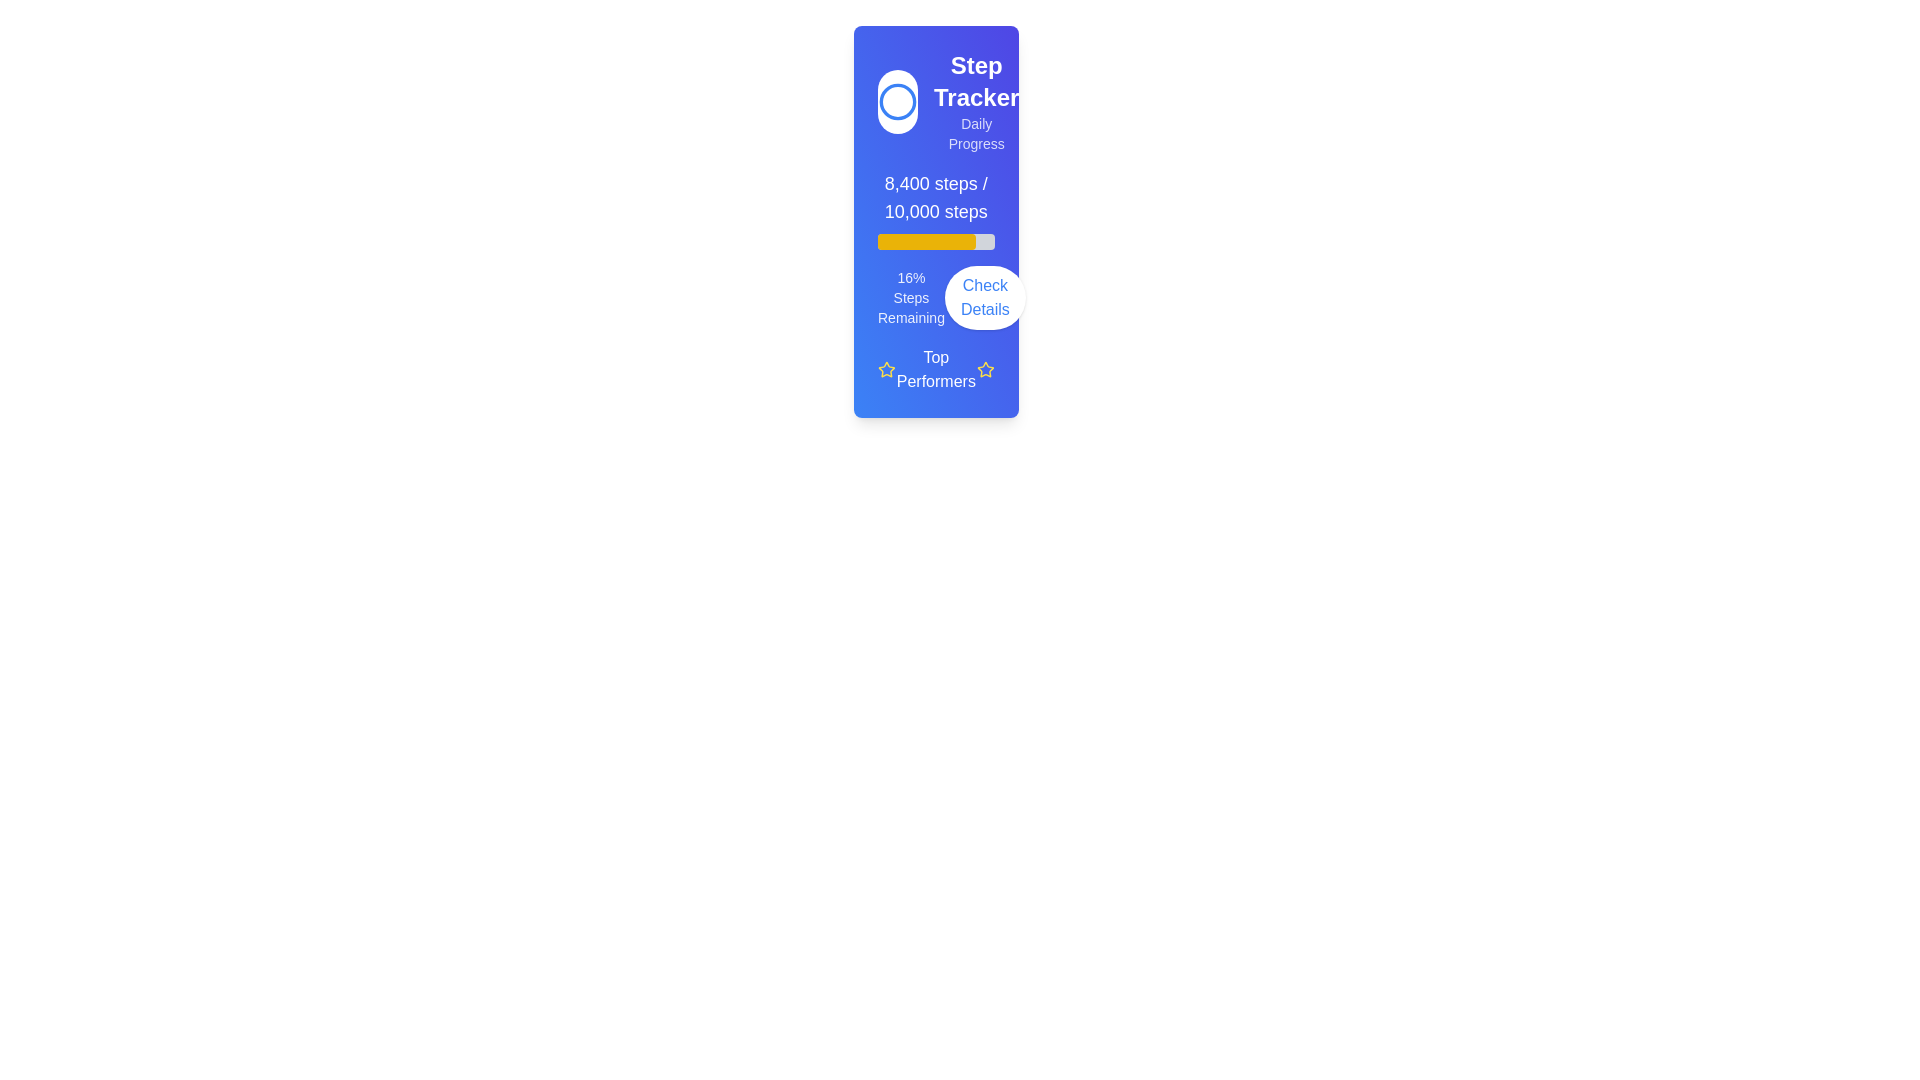  I want to click on the 'Step Tracker' text in the Header section, so click(935, 101).